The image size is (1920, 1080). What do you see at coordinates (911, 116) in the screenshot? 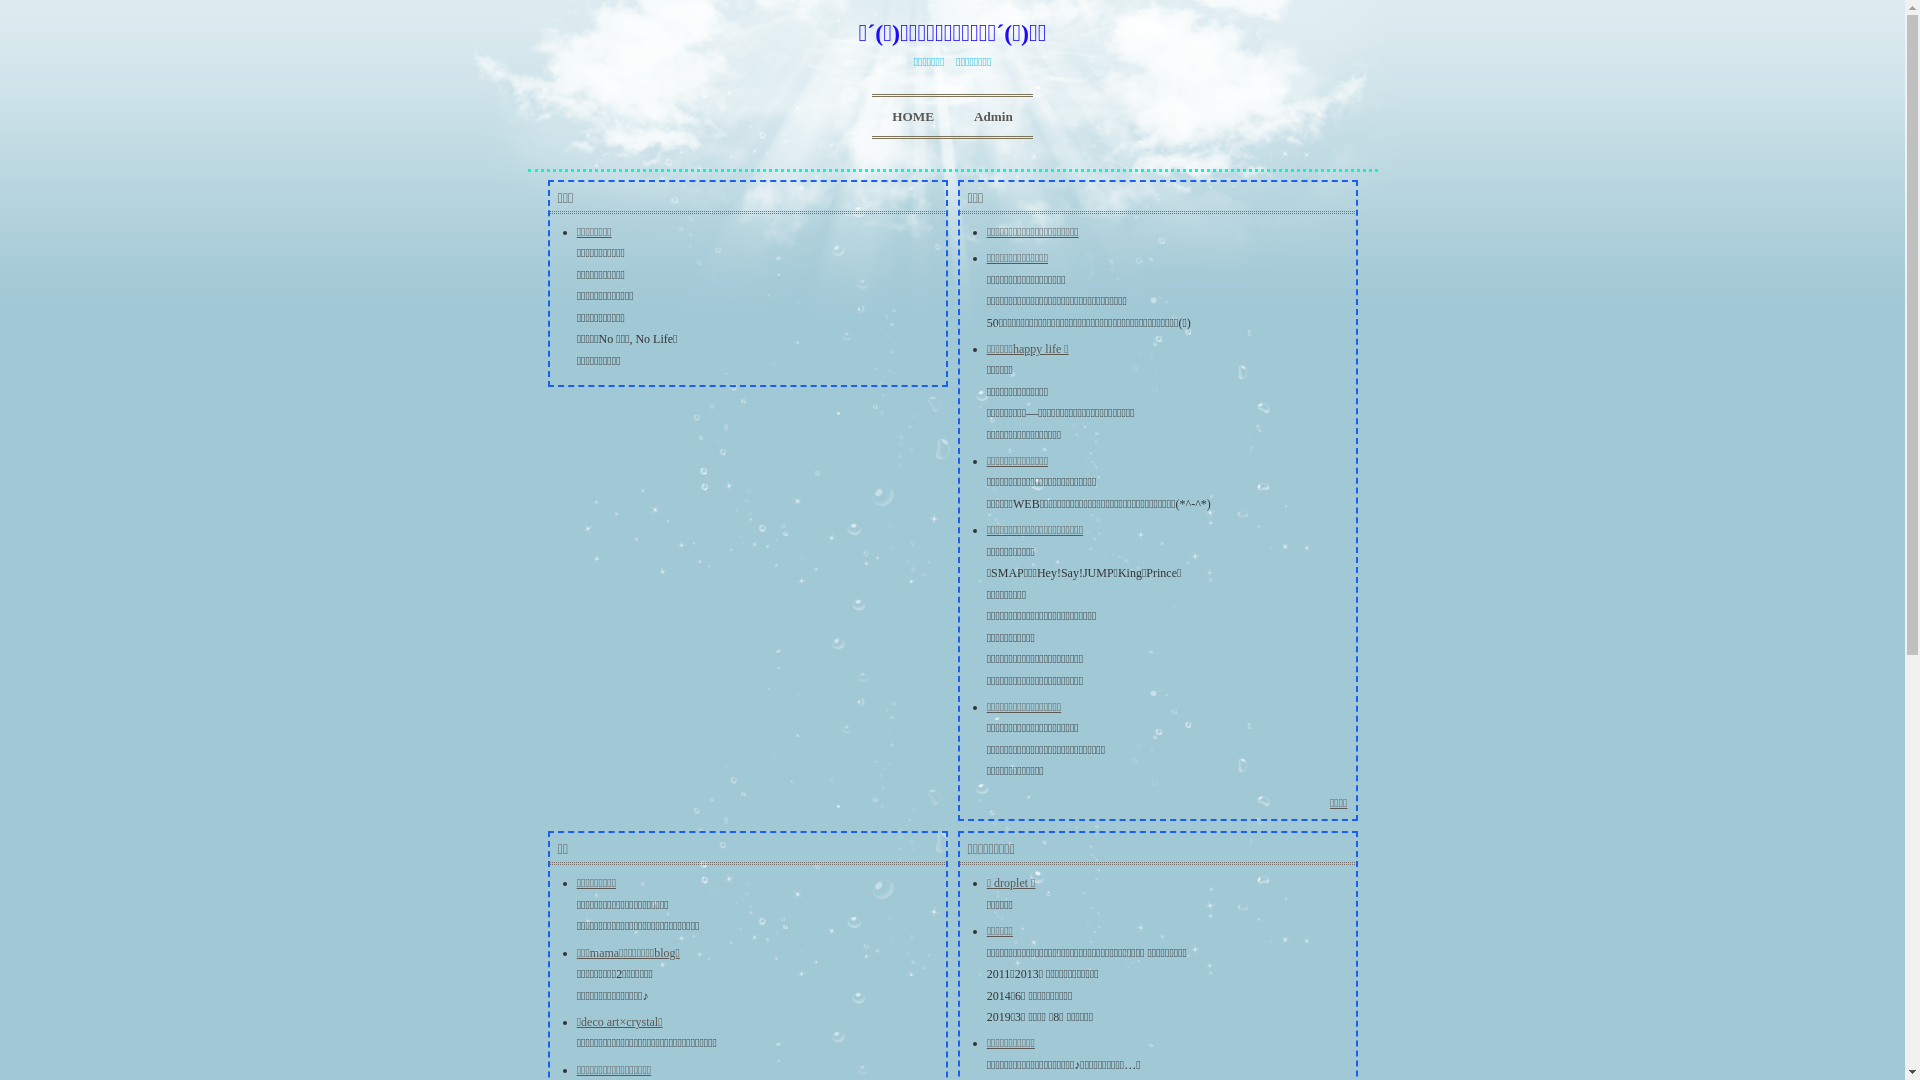
I see `'HOME'` at bounding box center [911, 116].